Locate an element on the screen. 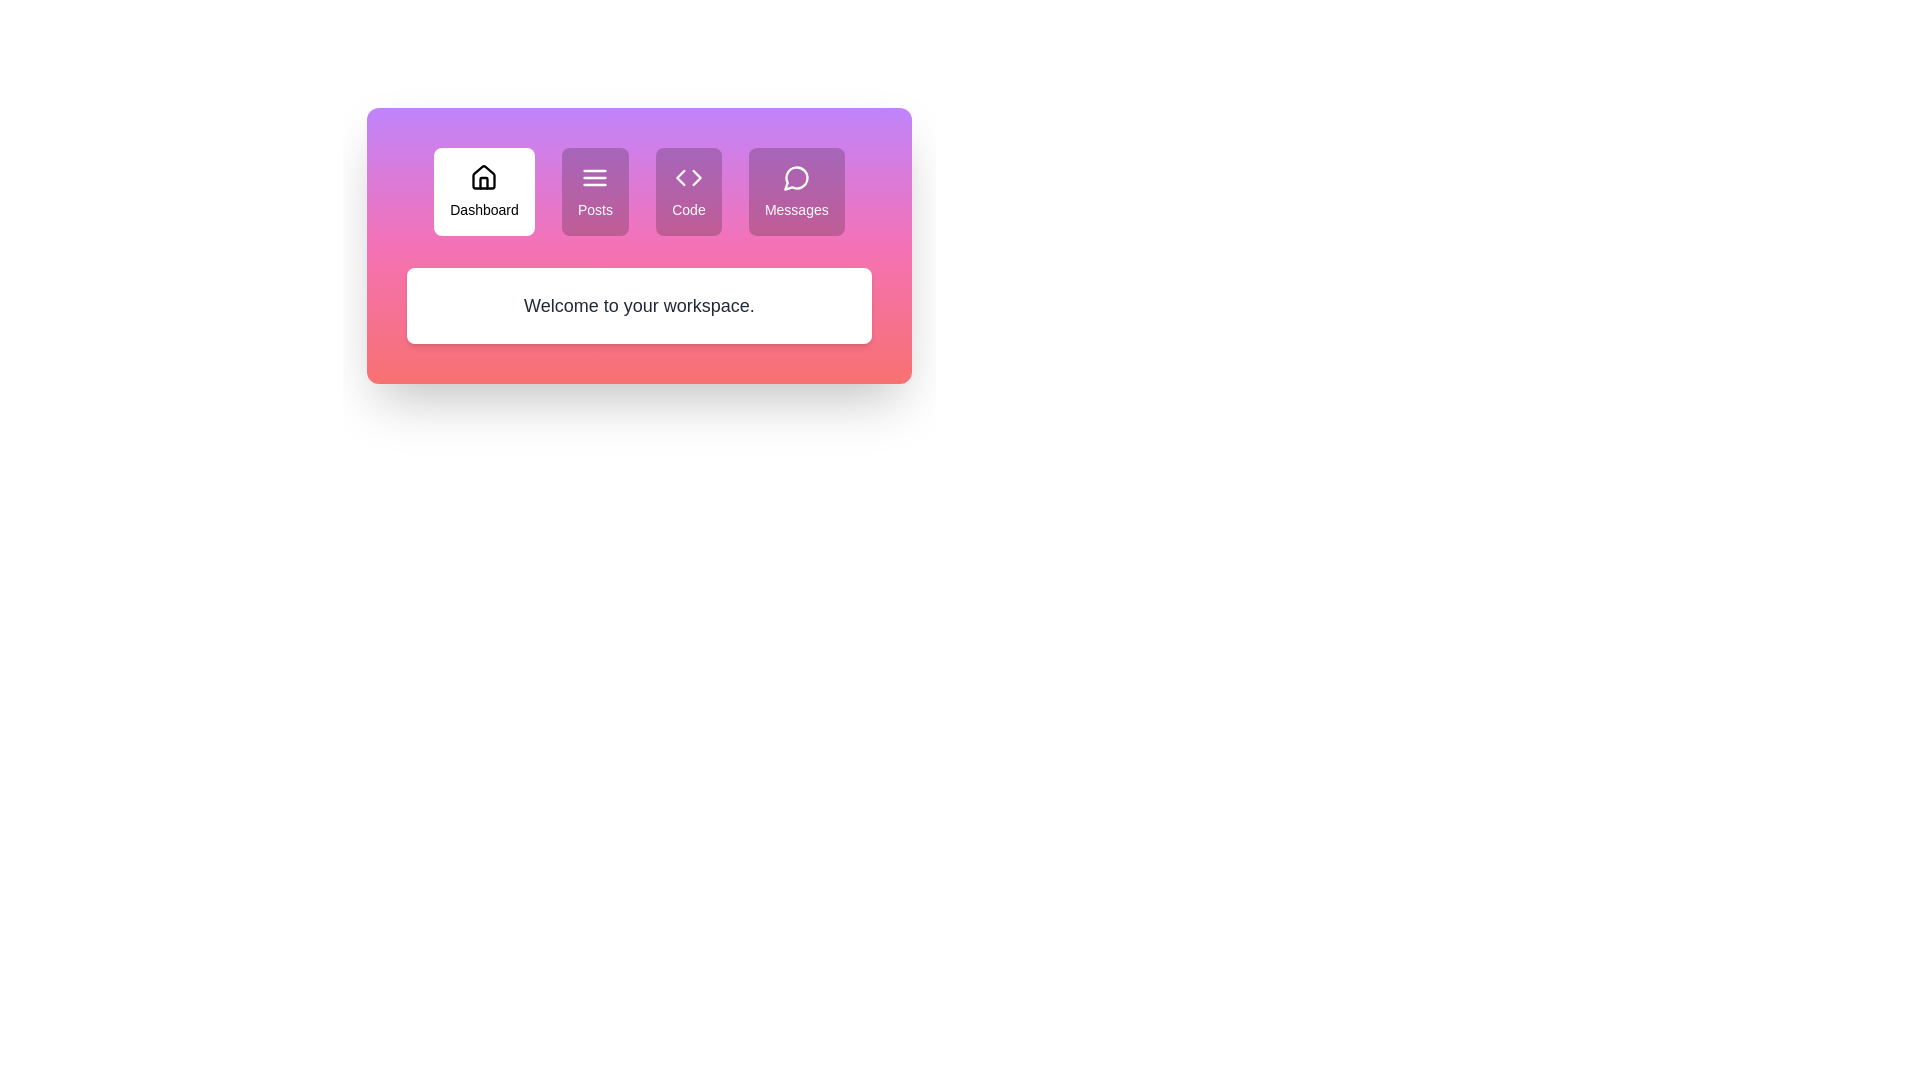 This screenshot has width=1920, height=1080. the tab labeled Posts to observe visual changes is located at coordinates (594, 192).